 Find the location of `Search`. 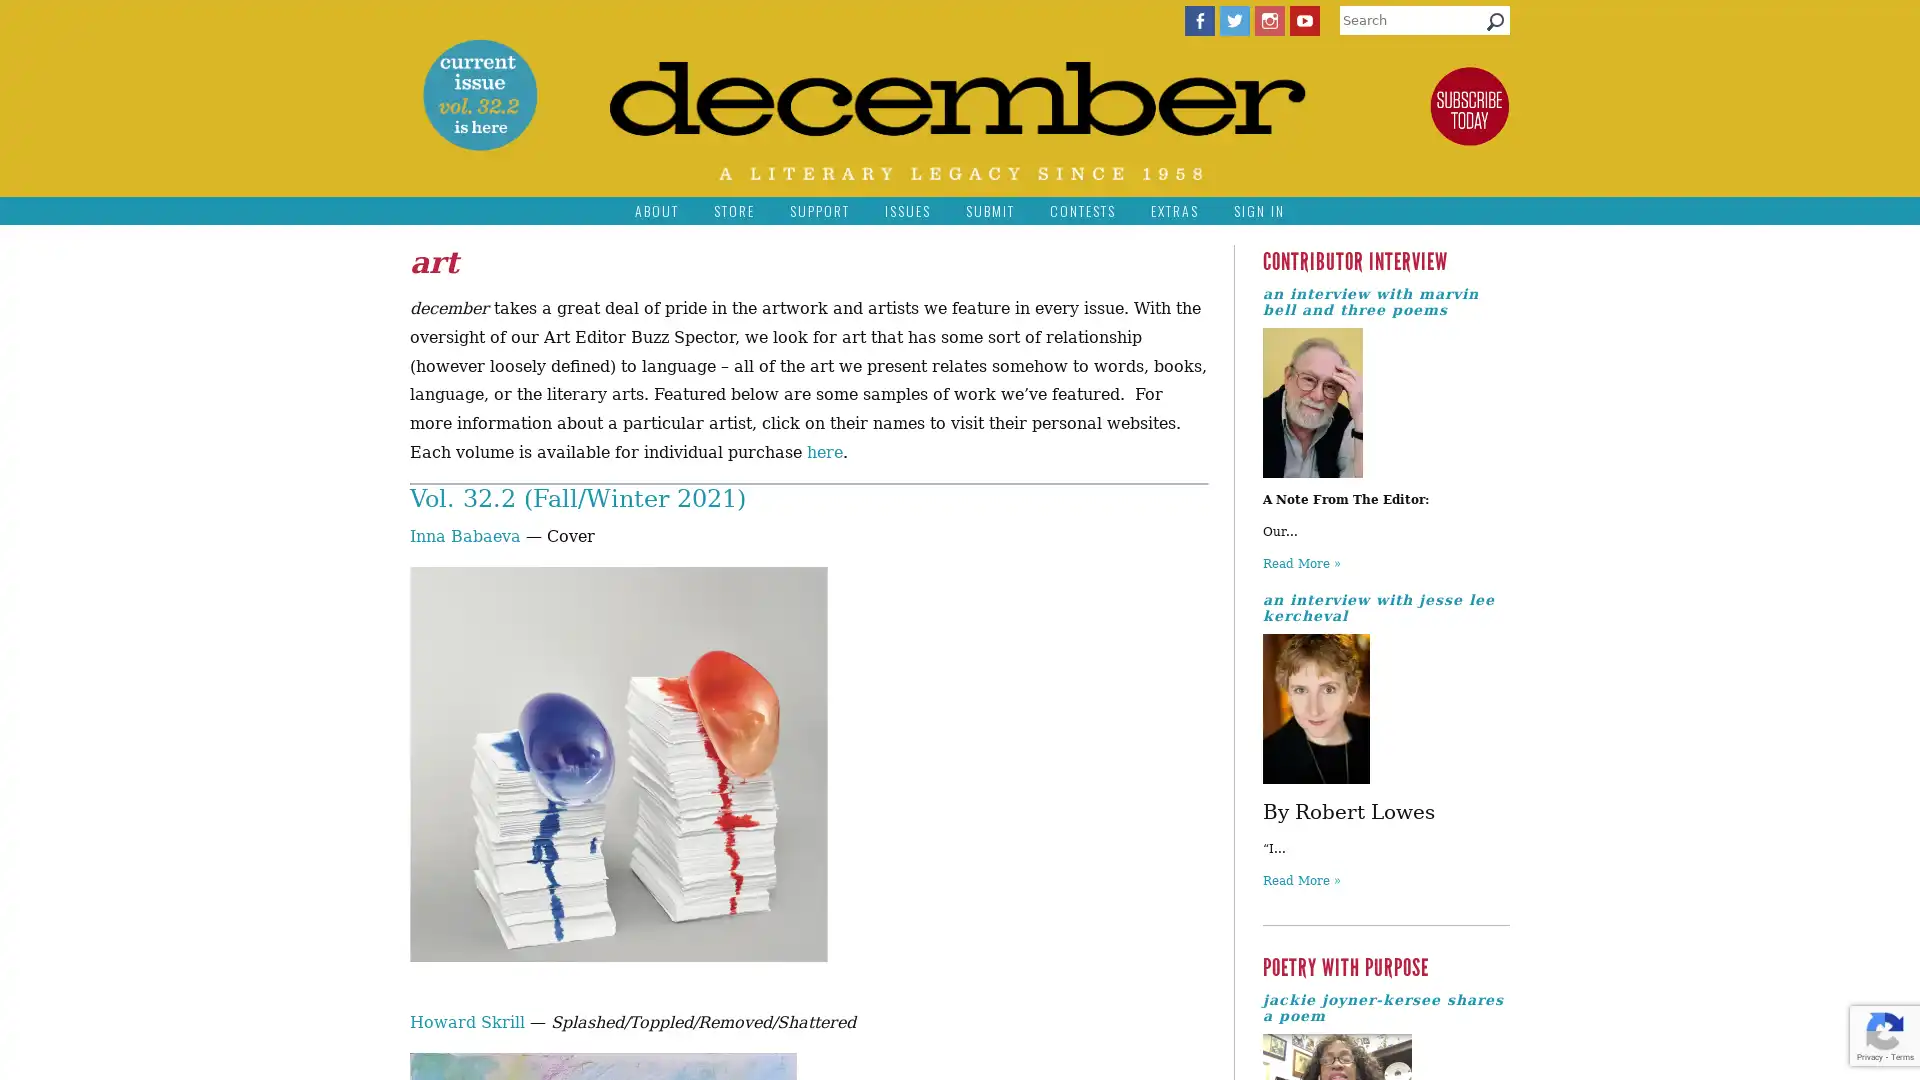

Search is located at coordinates (1495, 26).